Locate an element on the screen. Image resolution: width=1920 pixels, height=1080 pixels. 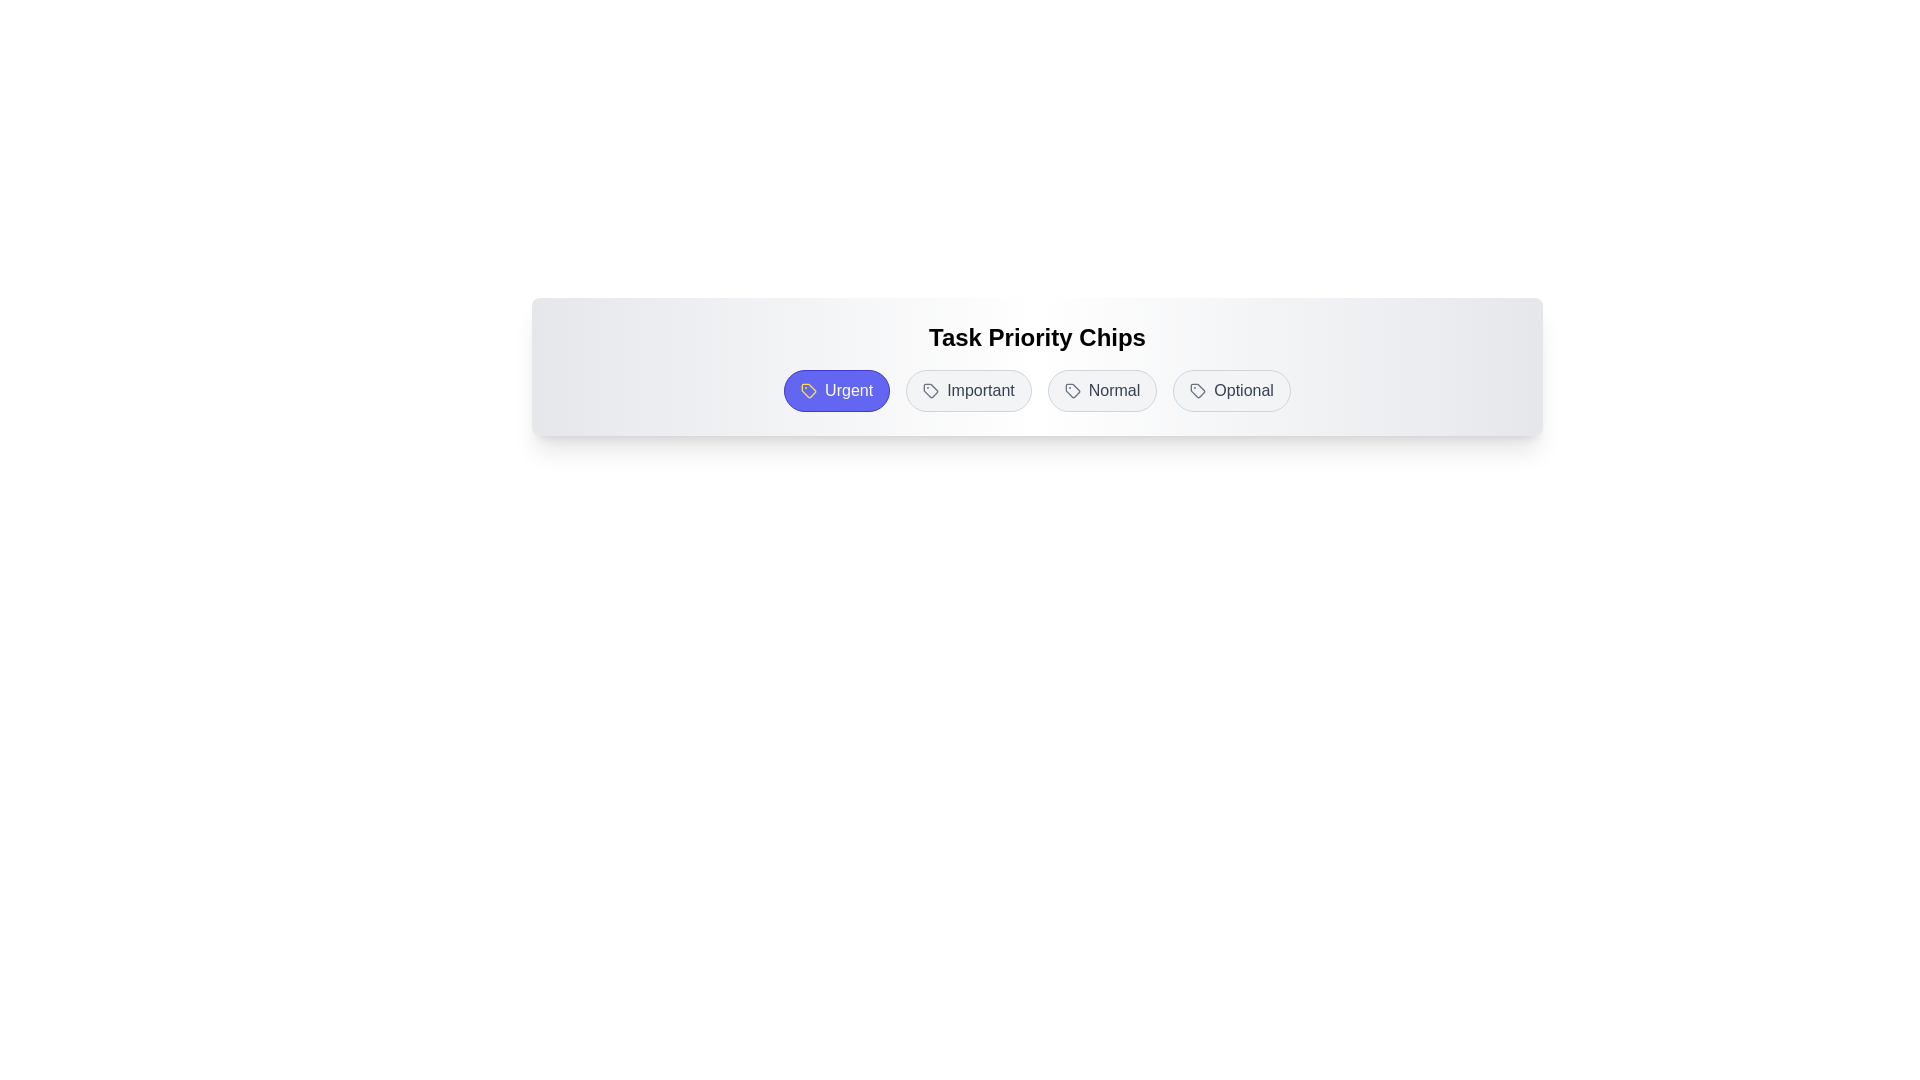
the chip labeled Optional to toggle its state is located at coordinates (1231, 390).